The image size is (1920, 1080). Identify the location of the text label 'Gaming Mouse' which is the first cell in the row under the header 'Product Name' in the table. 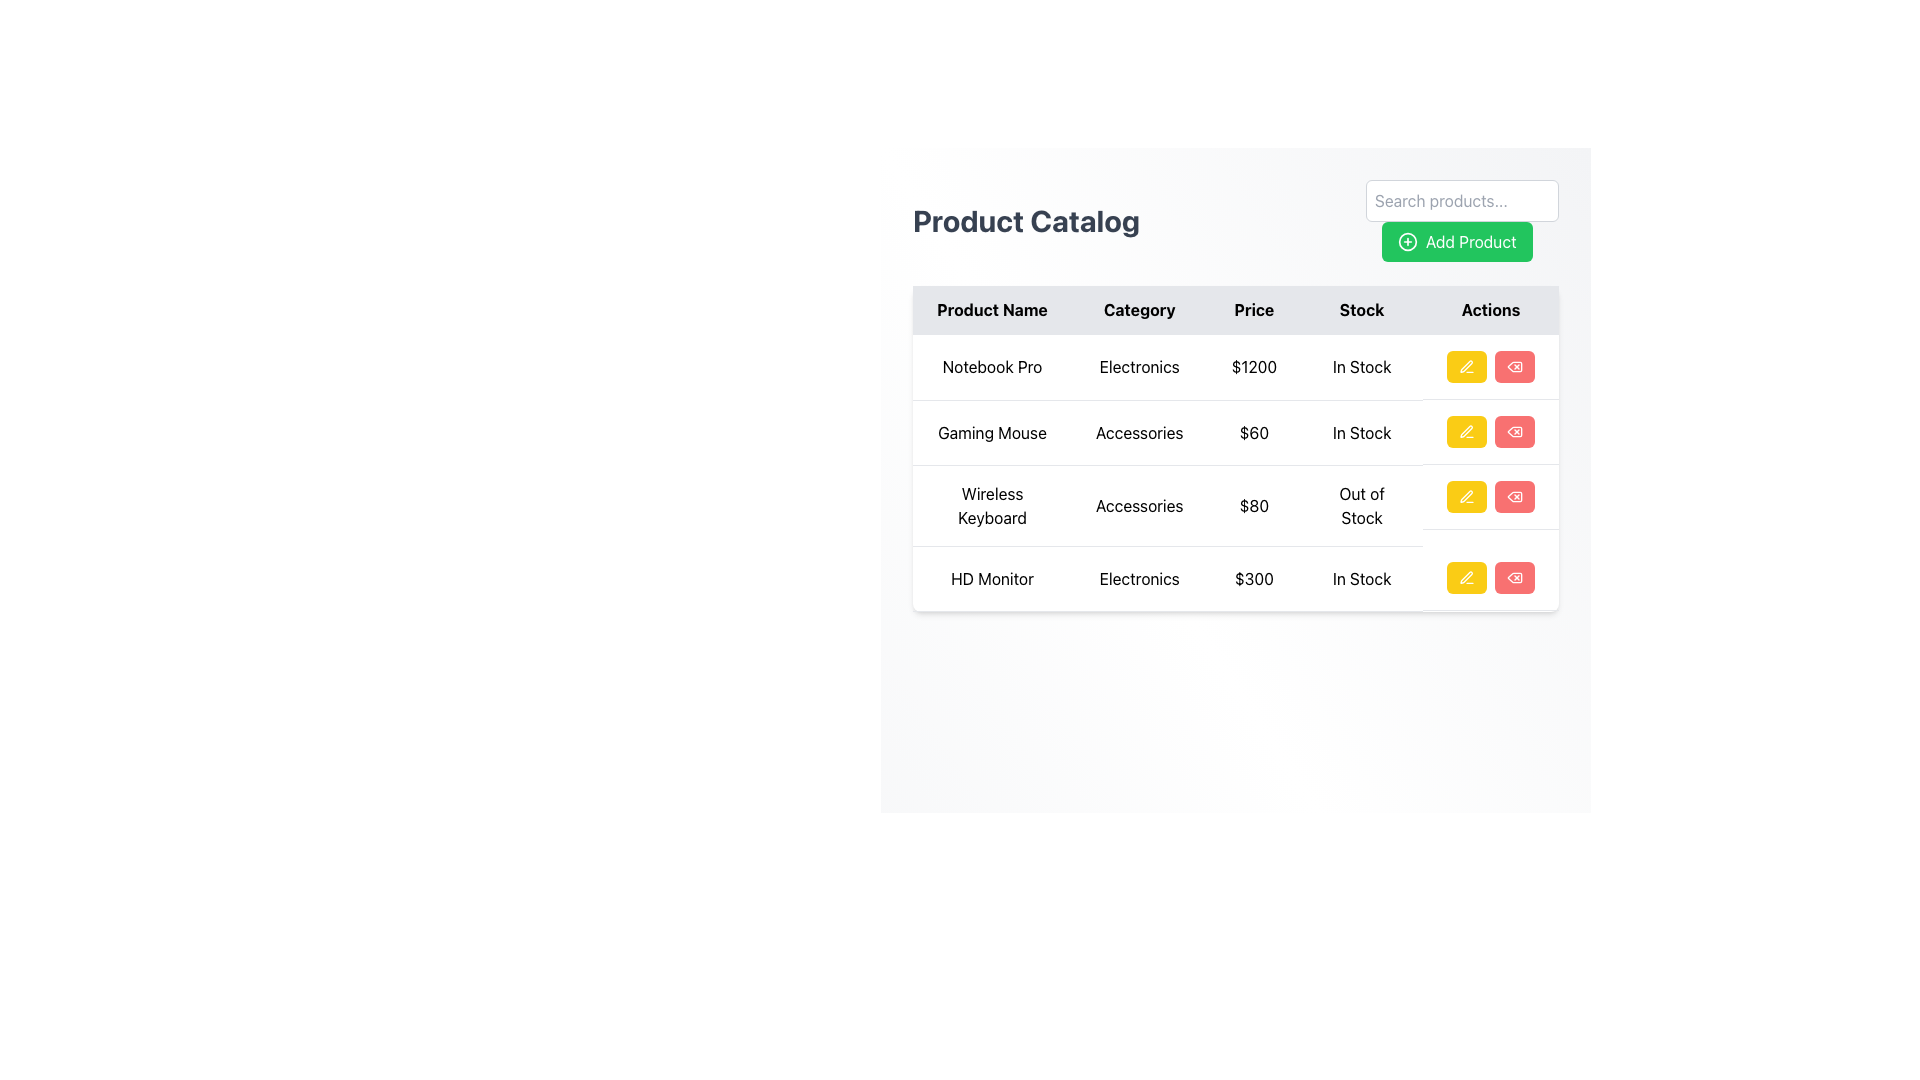
(992, 431).